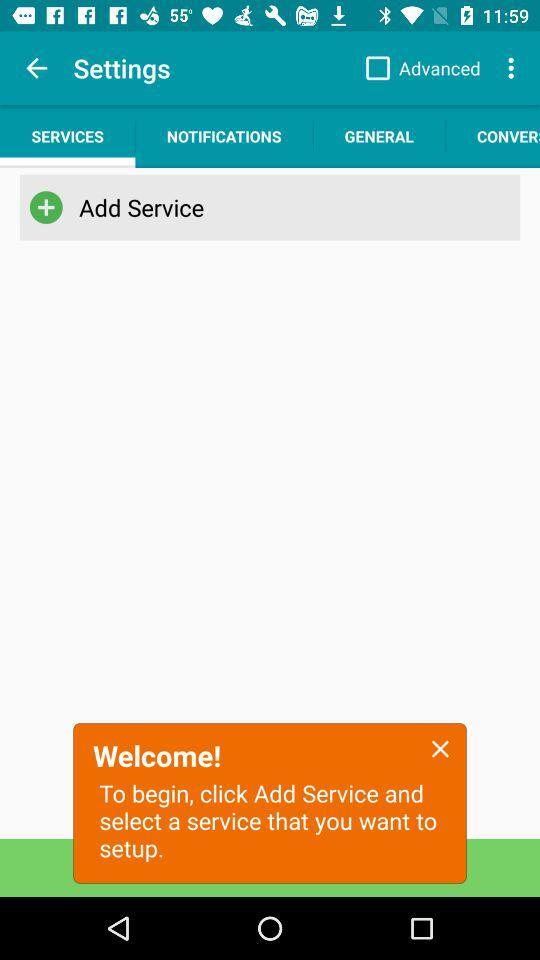  Describe the element at coordinates (492, 135) in the screenshot. I see `the button next to general` at that location.